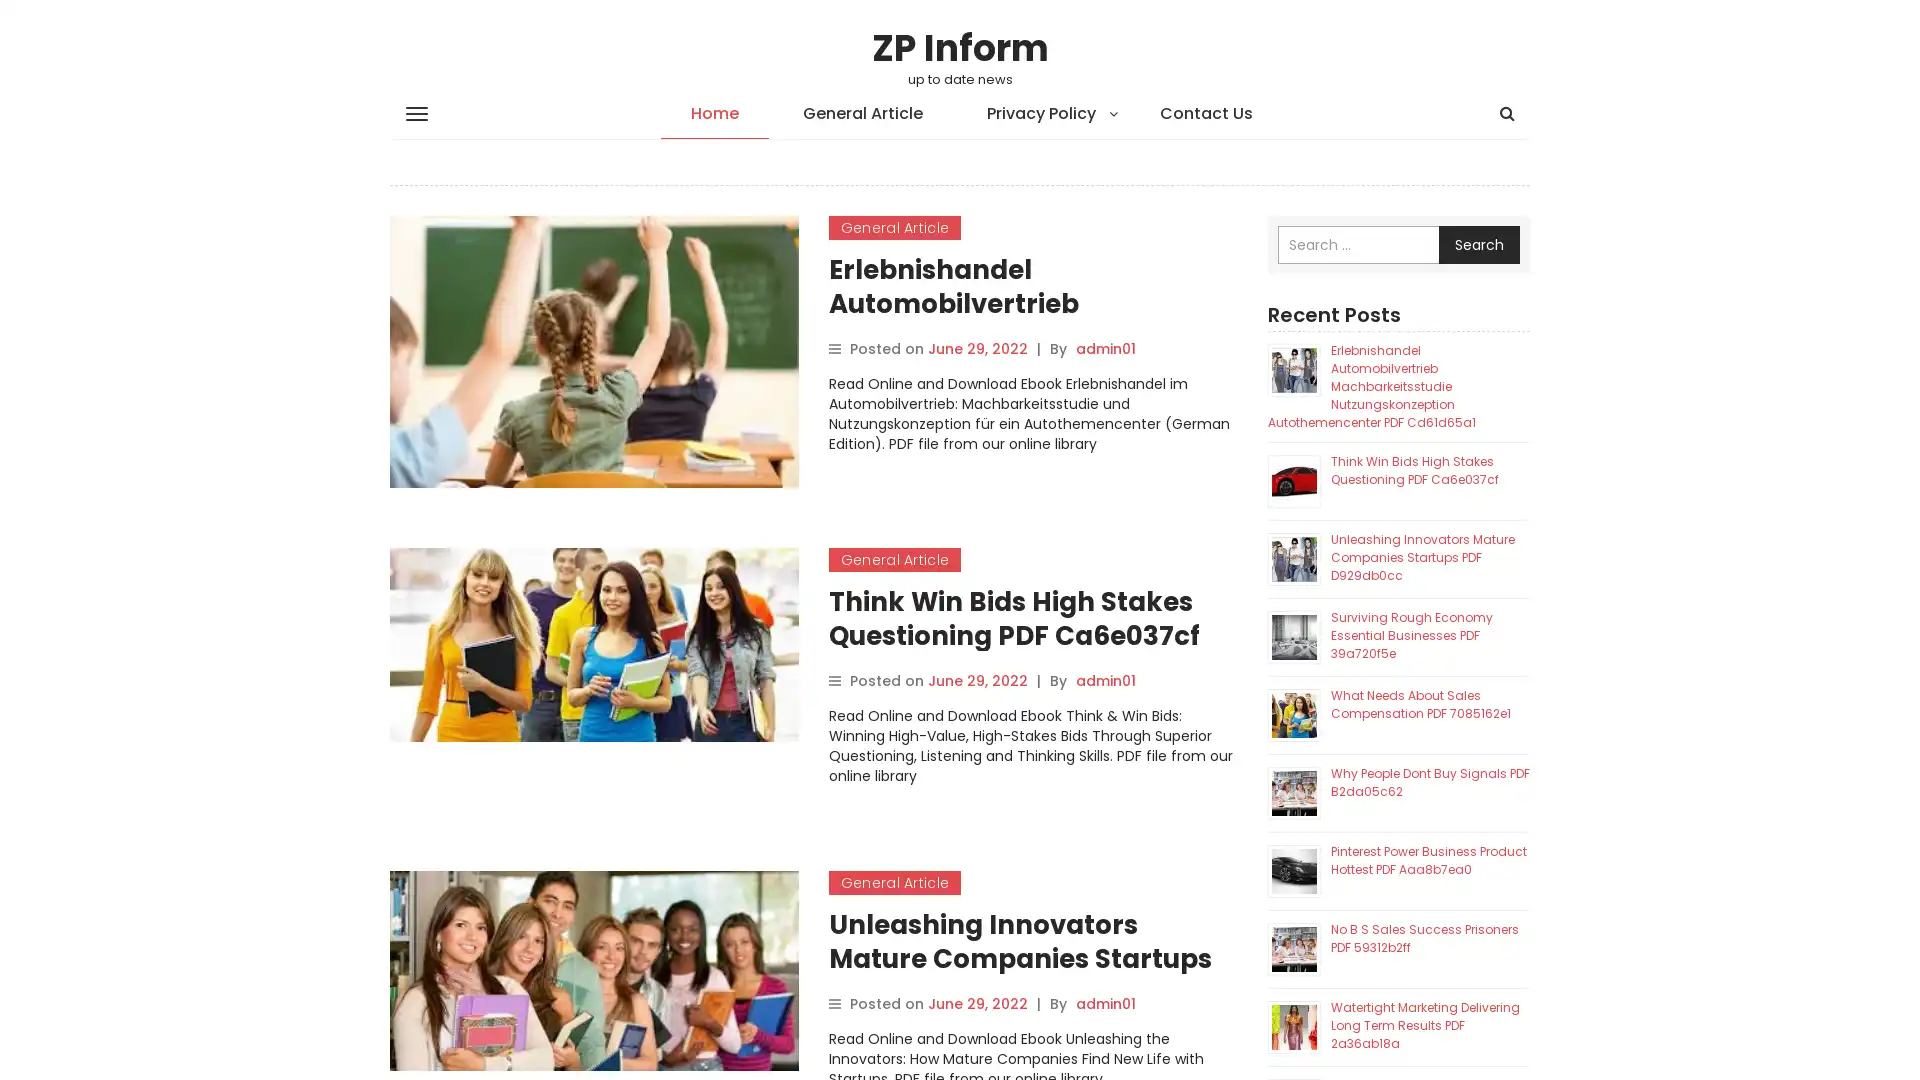 The image size is (1920, 1080). I want to click on Search, so click(1479, 244).